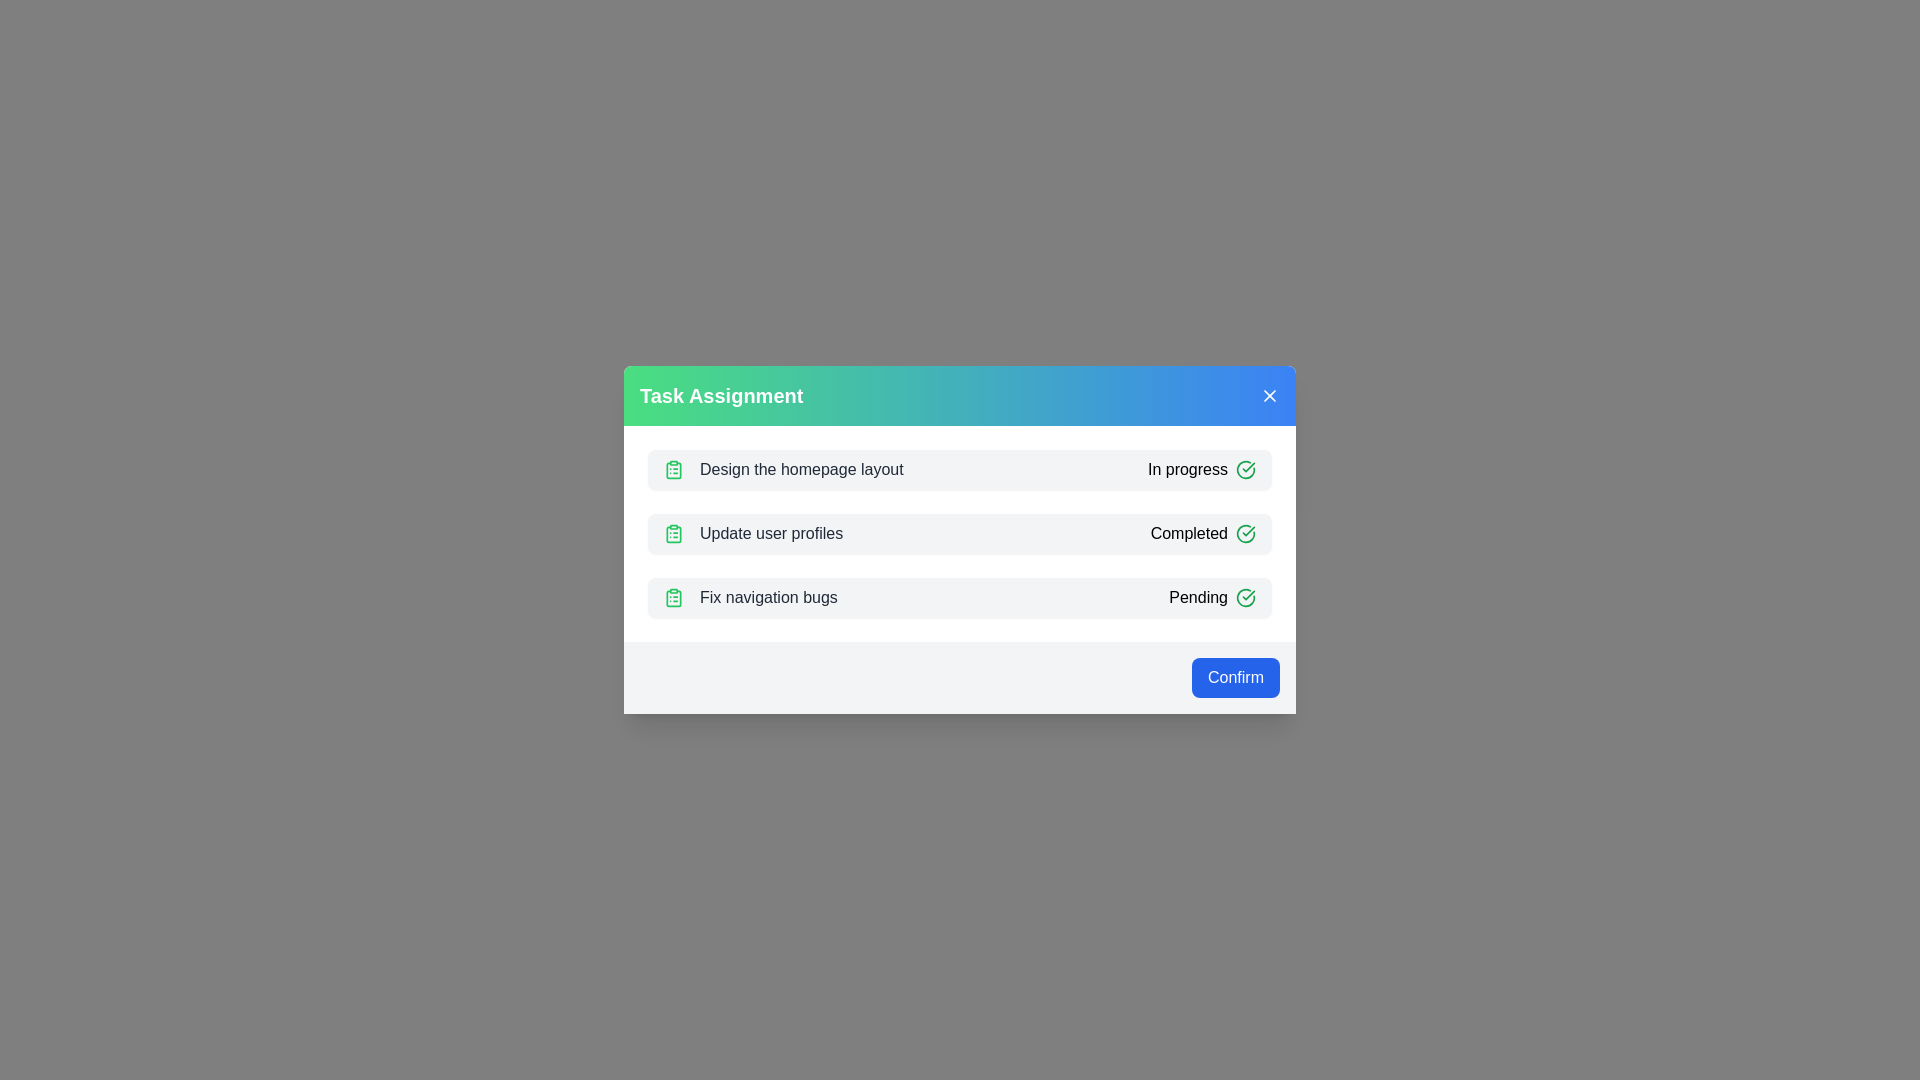 The image size is (1920, 1080). What do you see at coordinates (749, 596) in the screenshot?
I see `the task item labeled 'Fix navigation bugs' which is a horizontal row with a green clipboard icon, located below 'Update user profiles' and above the 'Pending' status indicator` at bounding box center [749, 596].